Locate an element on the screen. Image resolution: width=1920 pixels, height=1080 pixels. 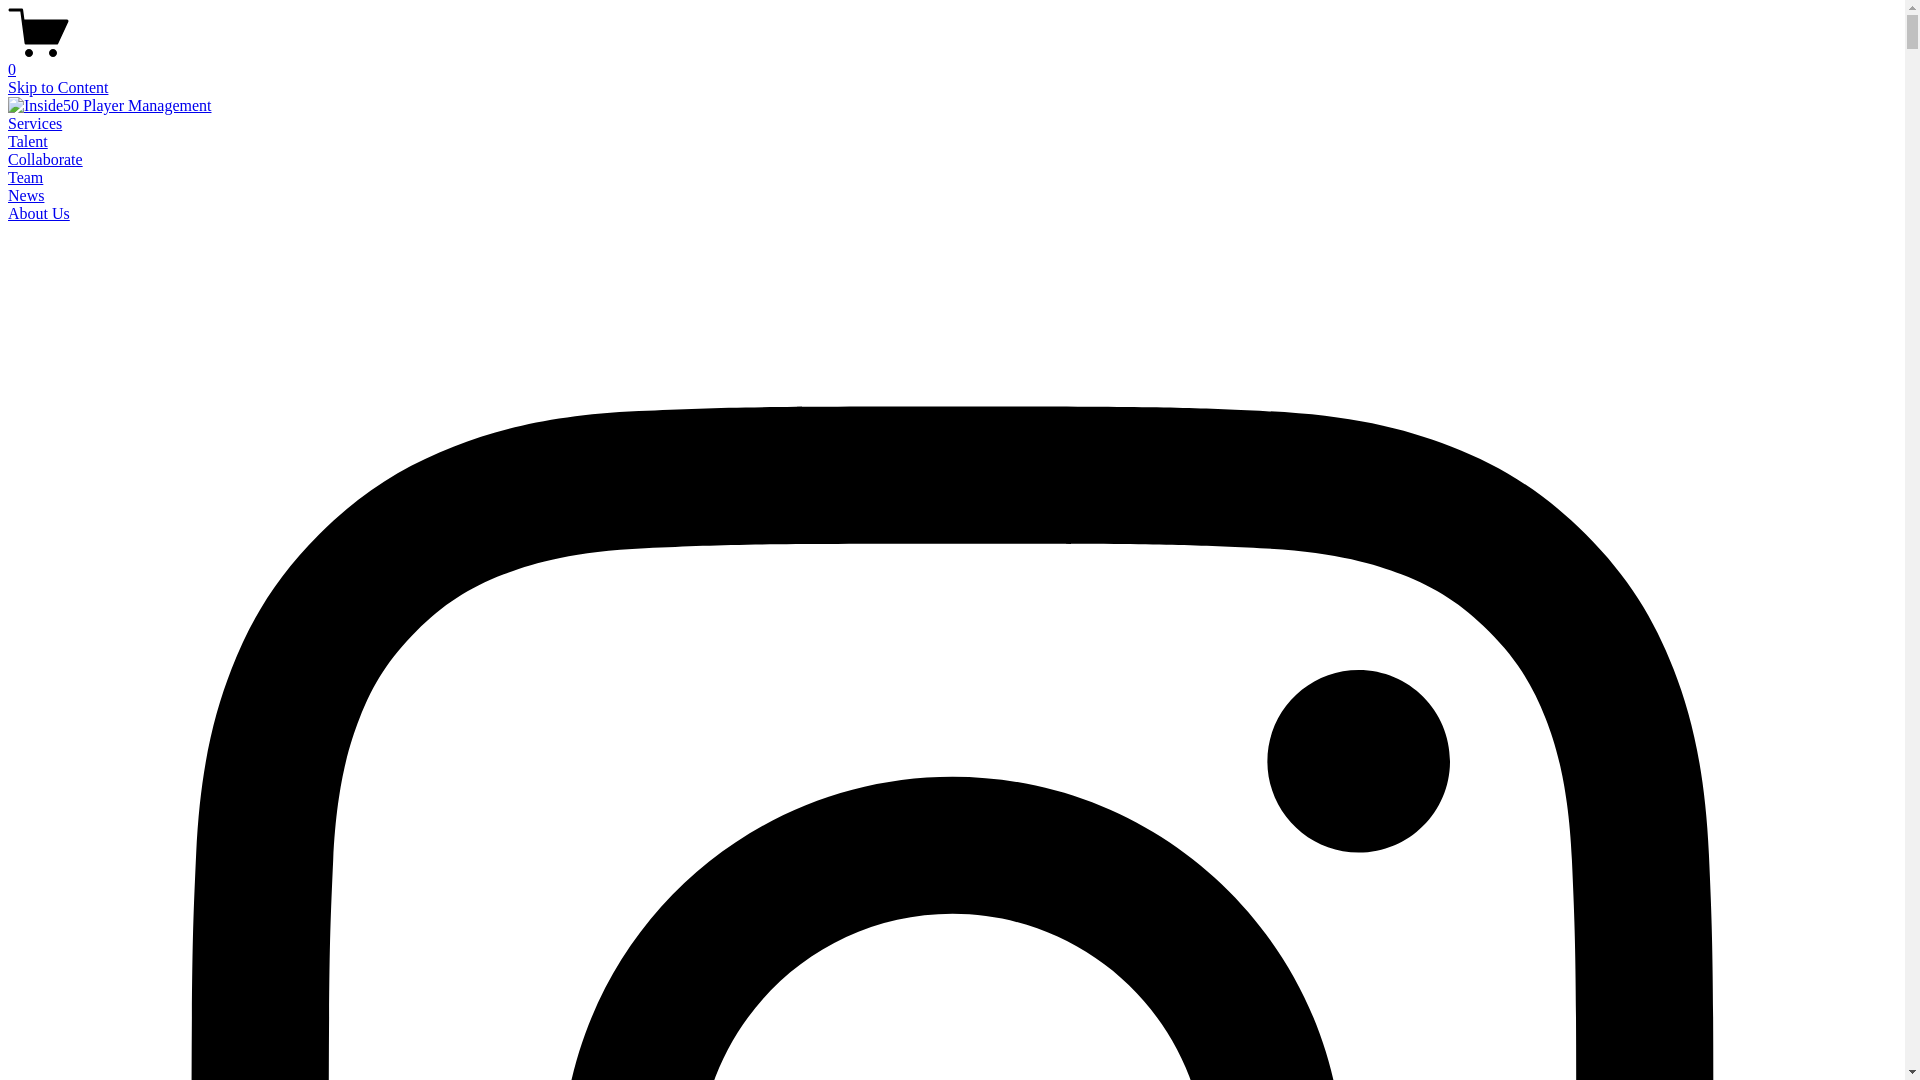
'0' is located at coordinates (951, 60).